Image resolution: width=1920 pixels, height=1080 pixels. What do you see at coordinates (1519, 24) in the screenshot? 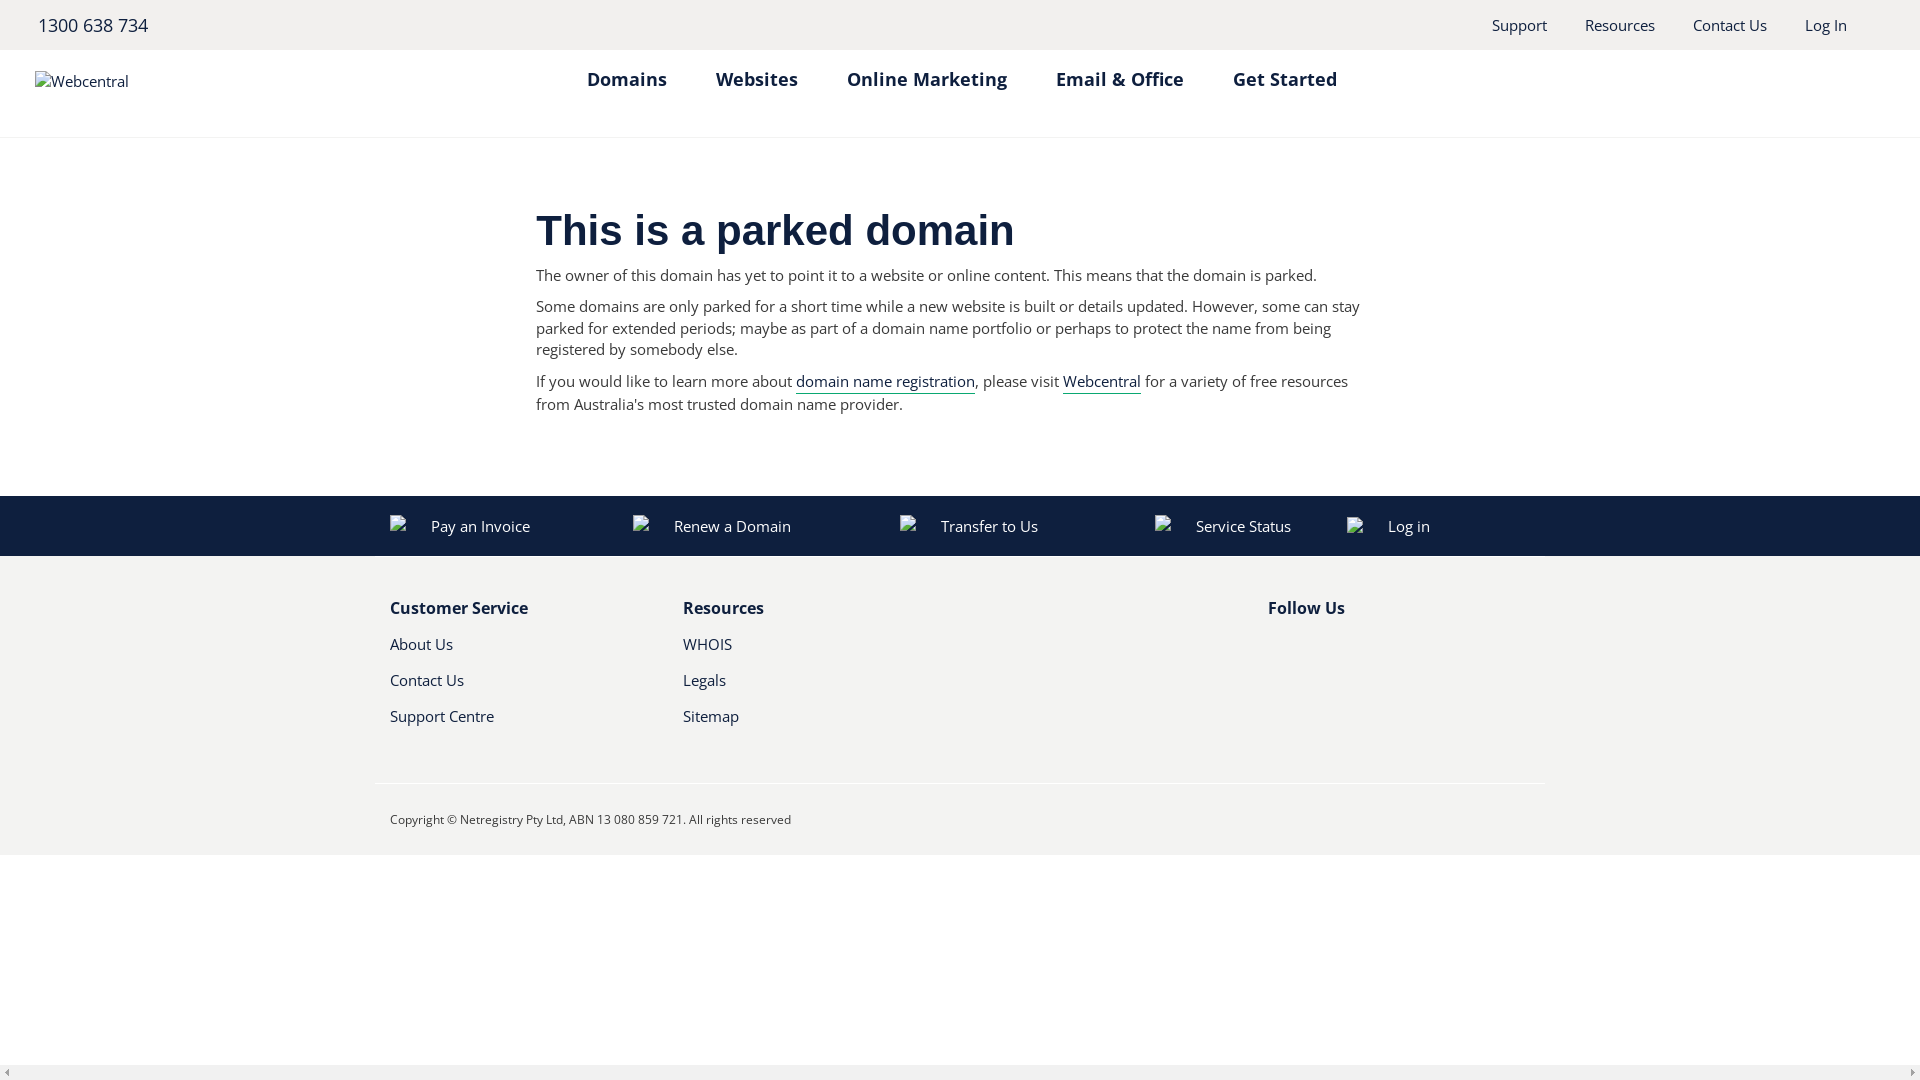
I see `'Support'` at bounding box center [1519, 24].